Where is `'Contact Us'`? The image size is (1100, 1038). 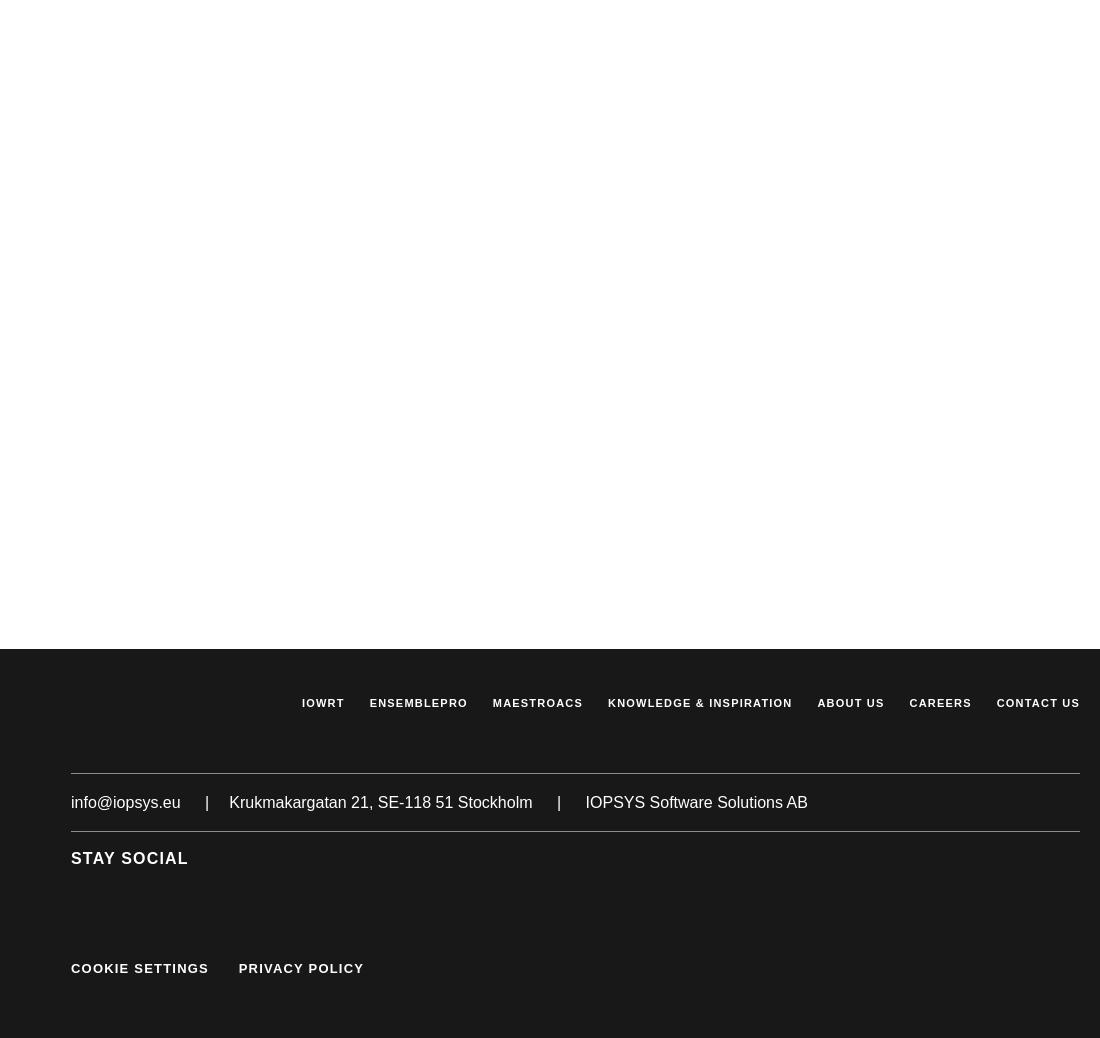
'Contact Us' is located at coordinates (1037, 700).